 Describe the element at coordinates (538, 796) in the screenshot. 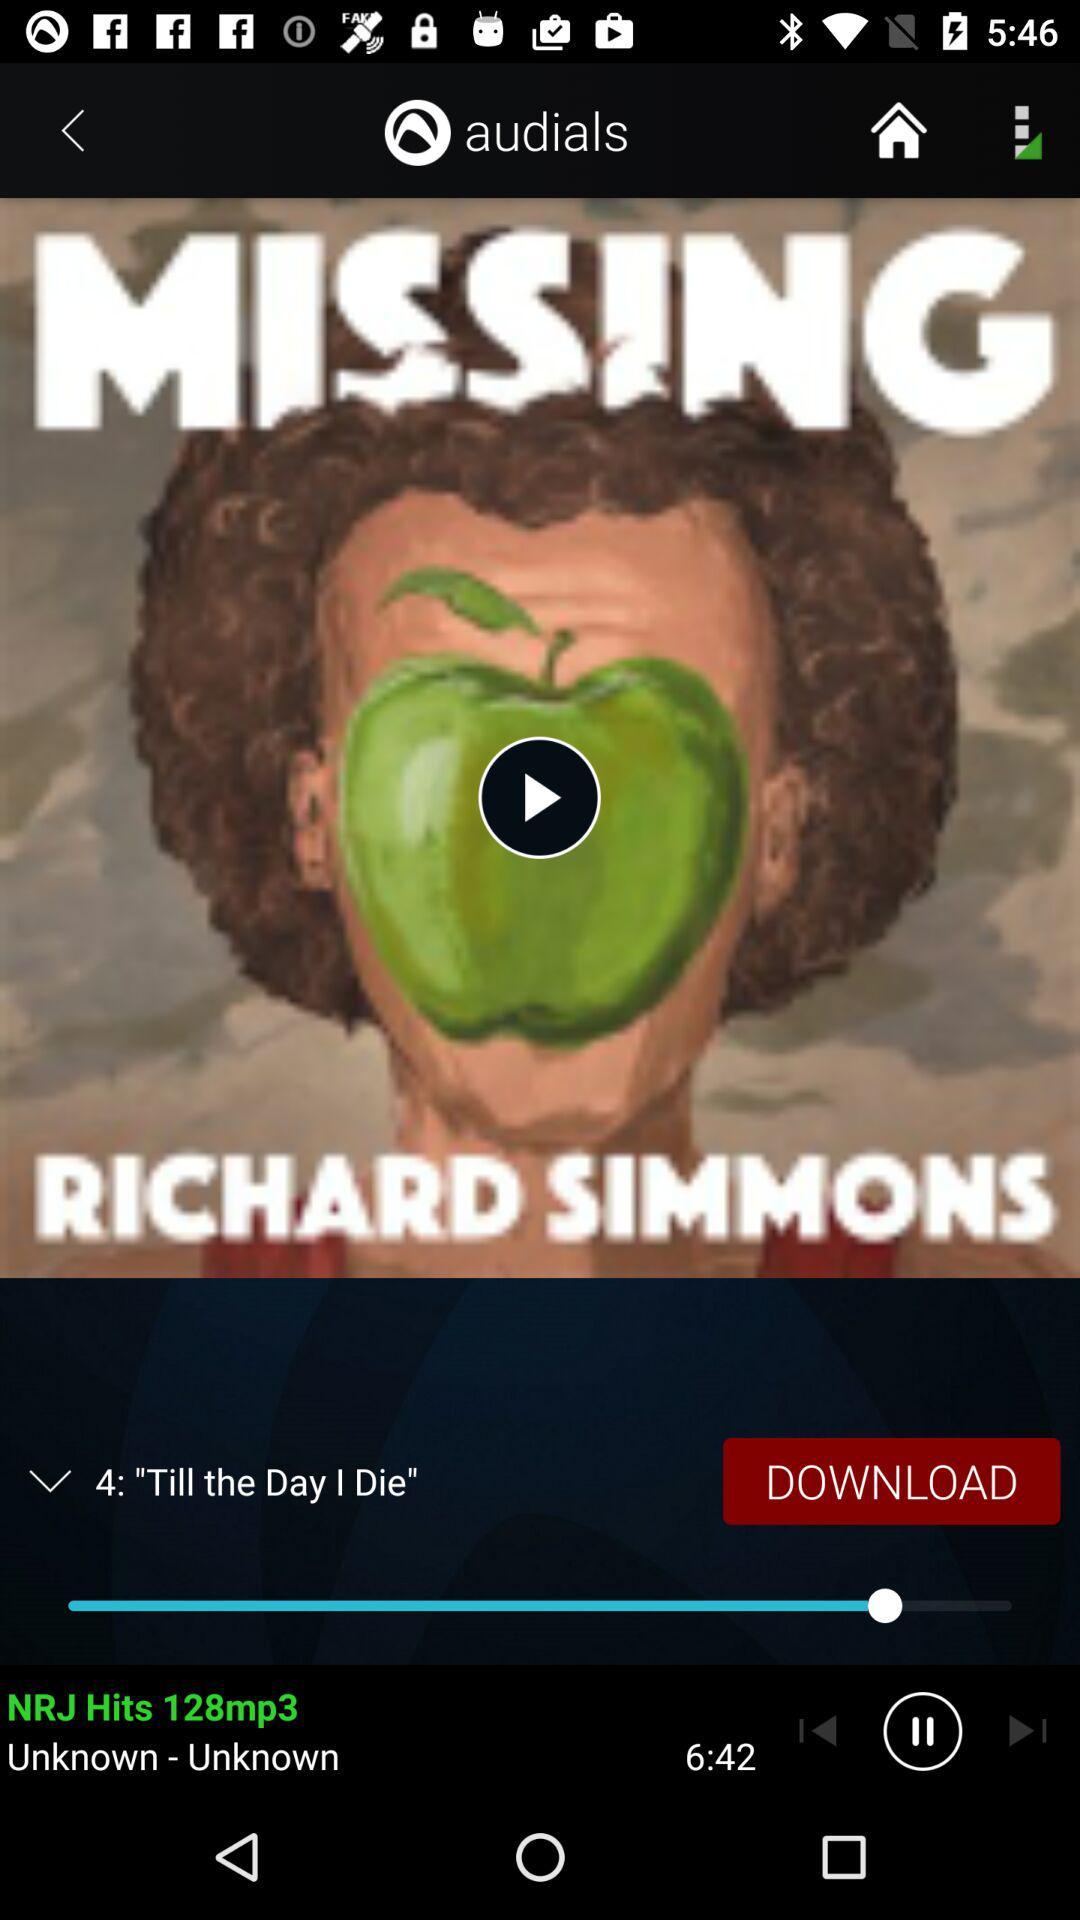

I see `the play icon` at that location.